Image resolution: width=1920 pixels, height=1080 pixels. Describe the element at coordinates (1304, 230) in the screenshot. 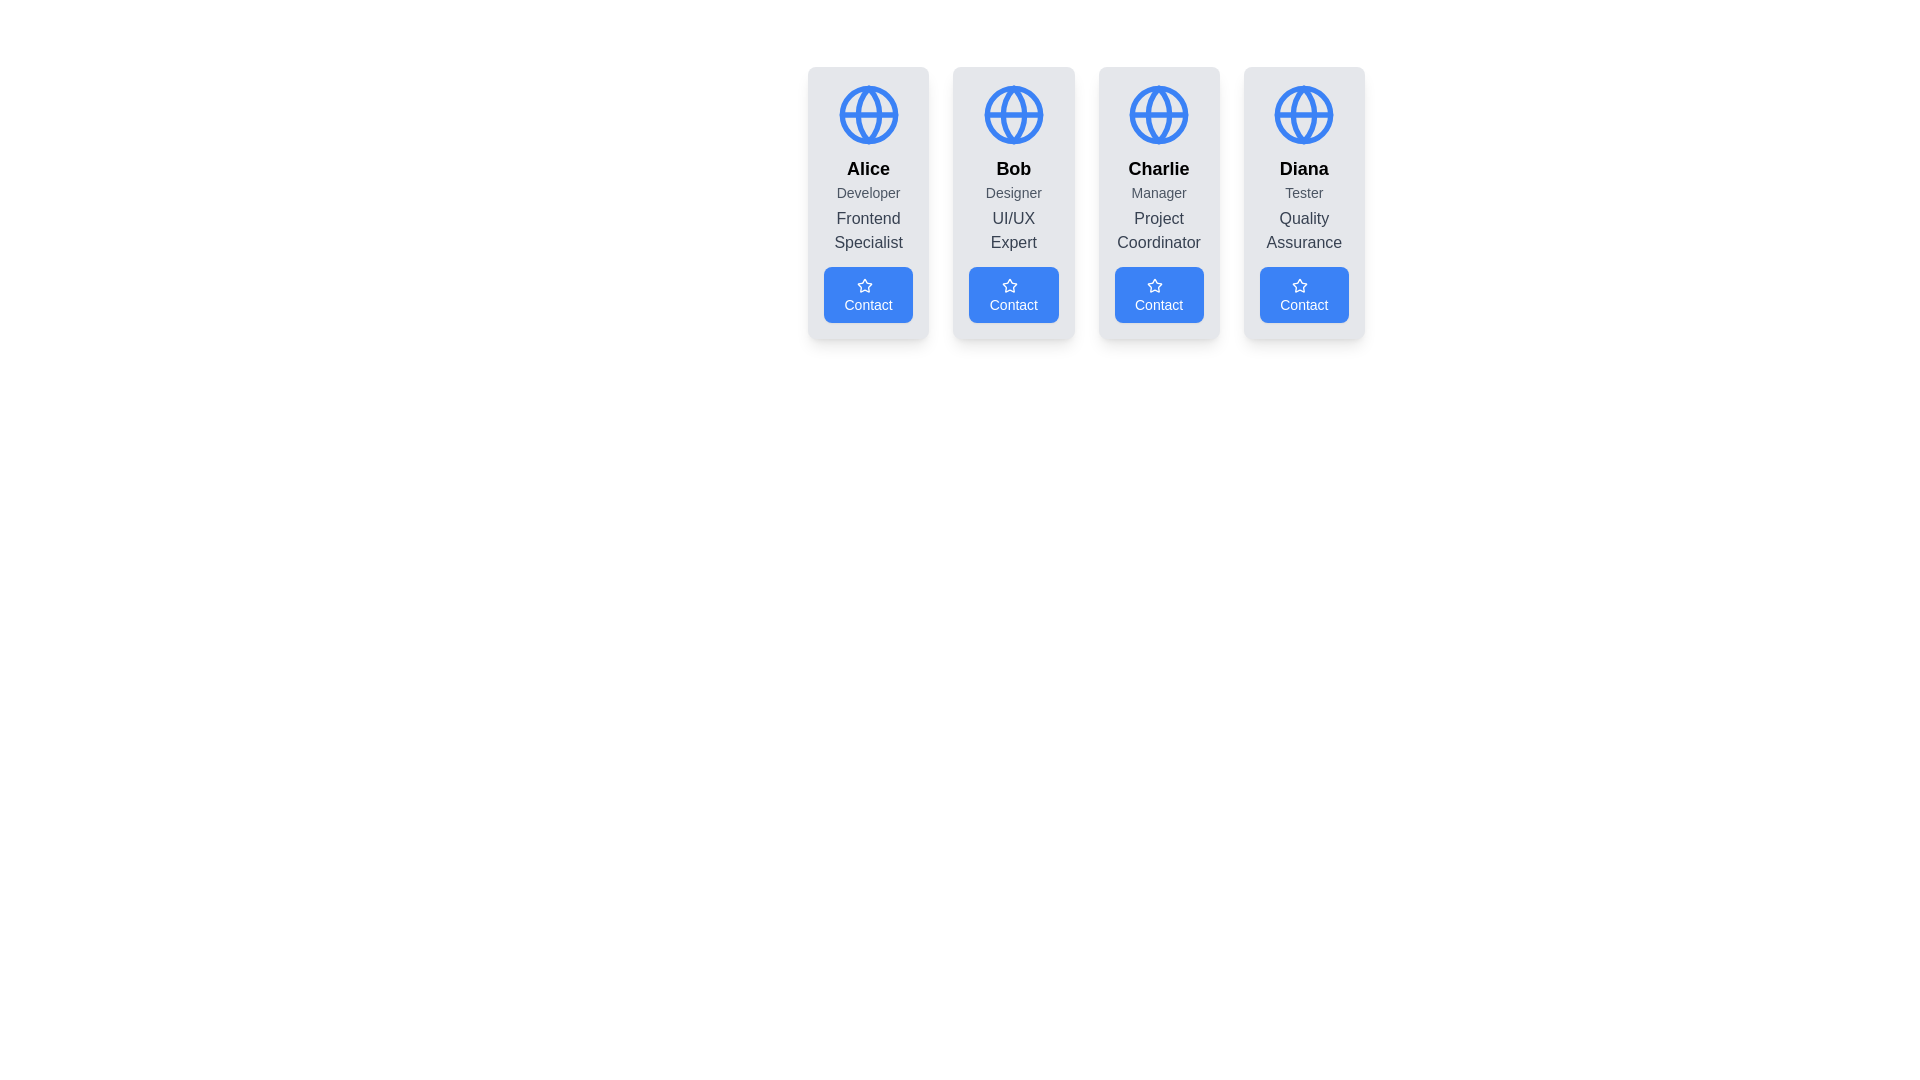

I see `the static text label displaying 'Quality Assurance', which is located in the fourth card from the left, beneath the 'Tester' label and above the 'Contact' button` at that location.